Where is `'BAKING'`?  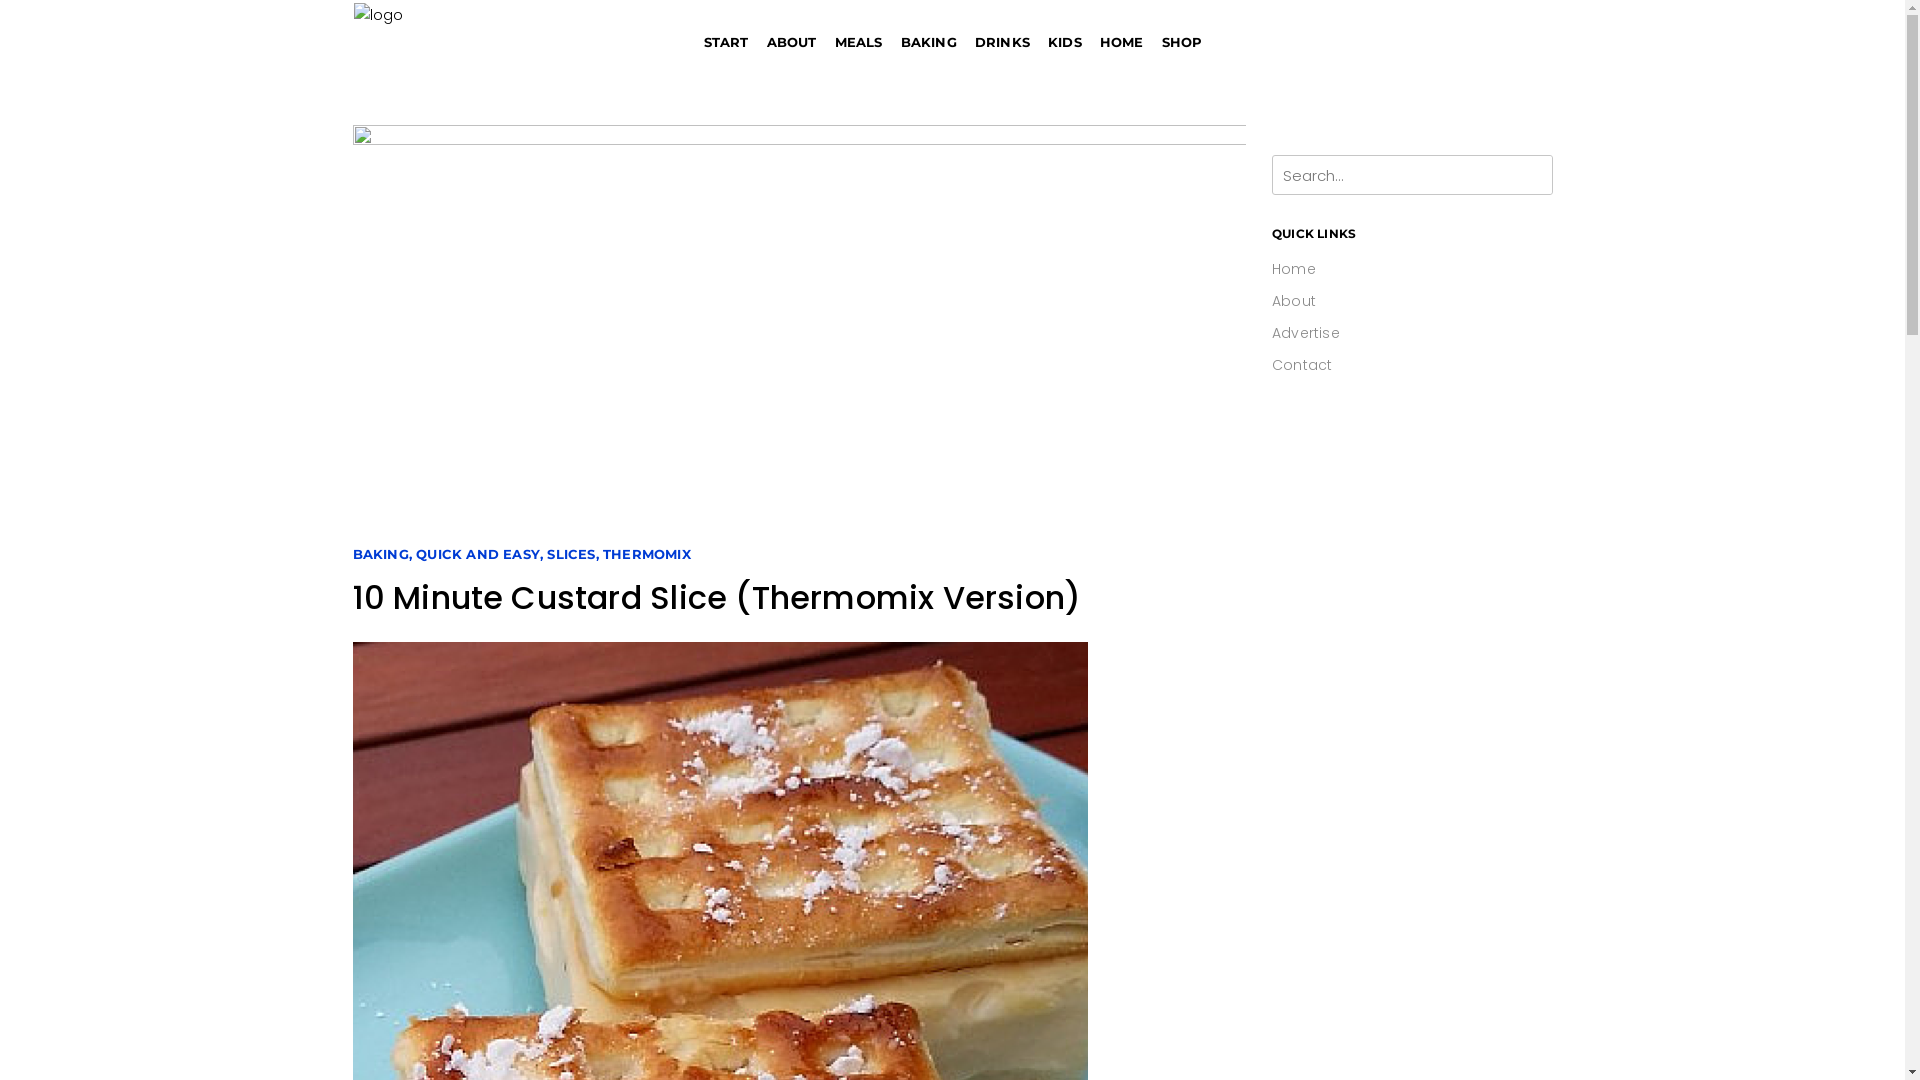
'BAKING' is located at coordinates (379, 554).